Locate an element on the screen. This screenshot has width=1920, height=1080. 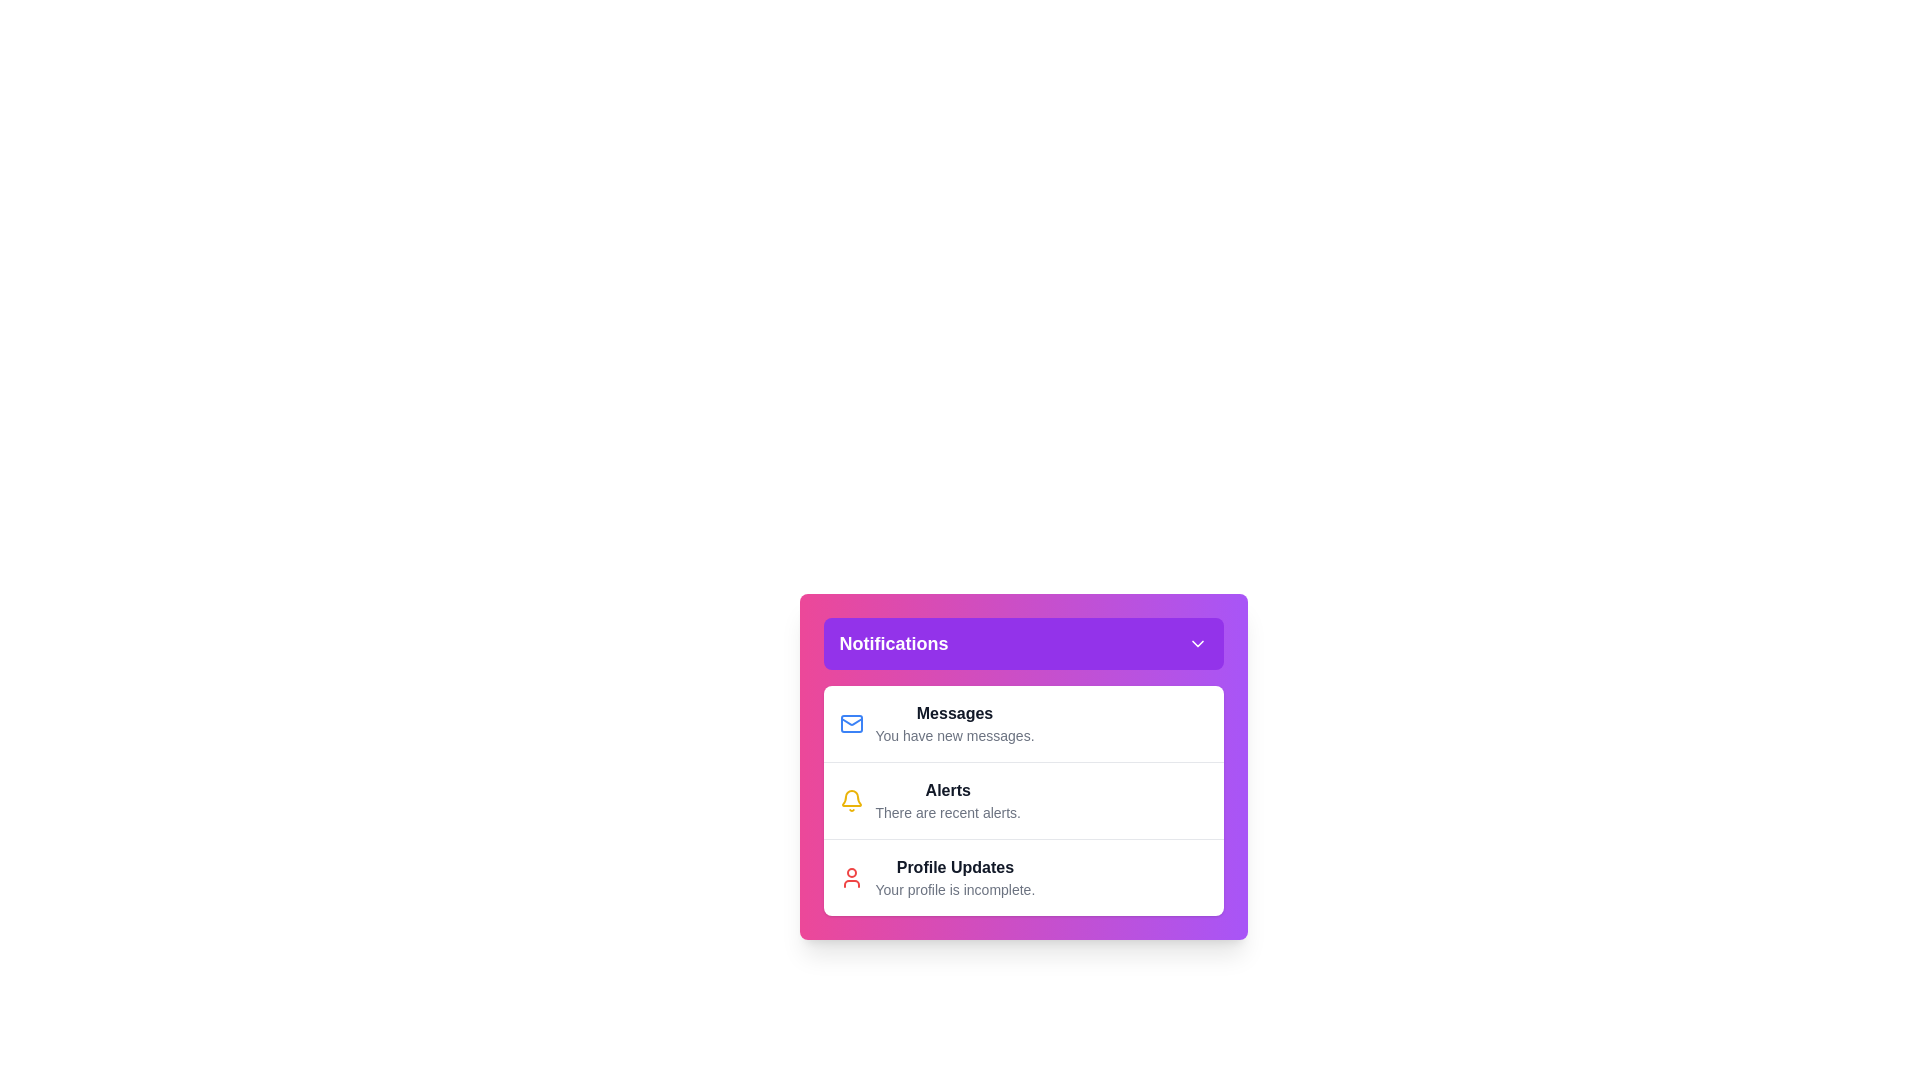
the first Button-like list item in the 'Notifications' dropdown panel is located at coordinates (1023, 724).